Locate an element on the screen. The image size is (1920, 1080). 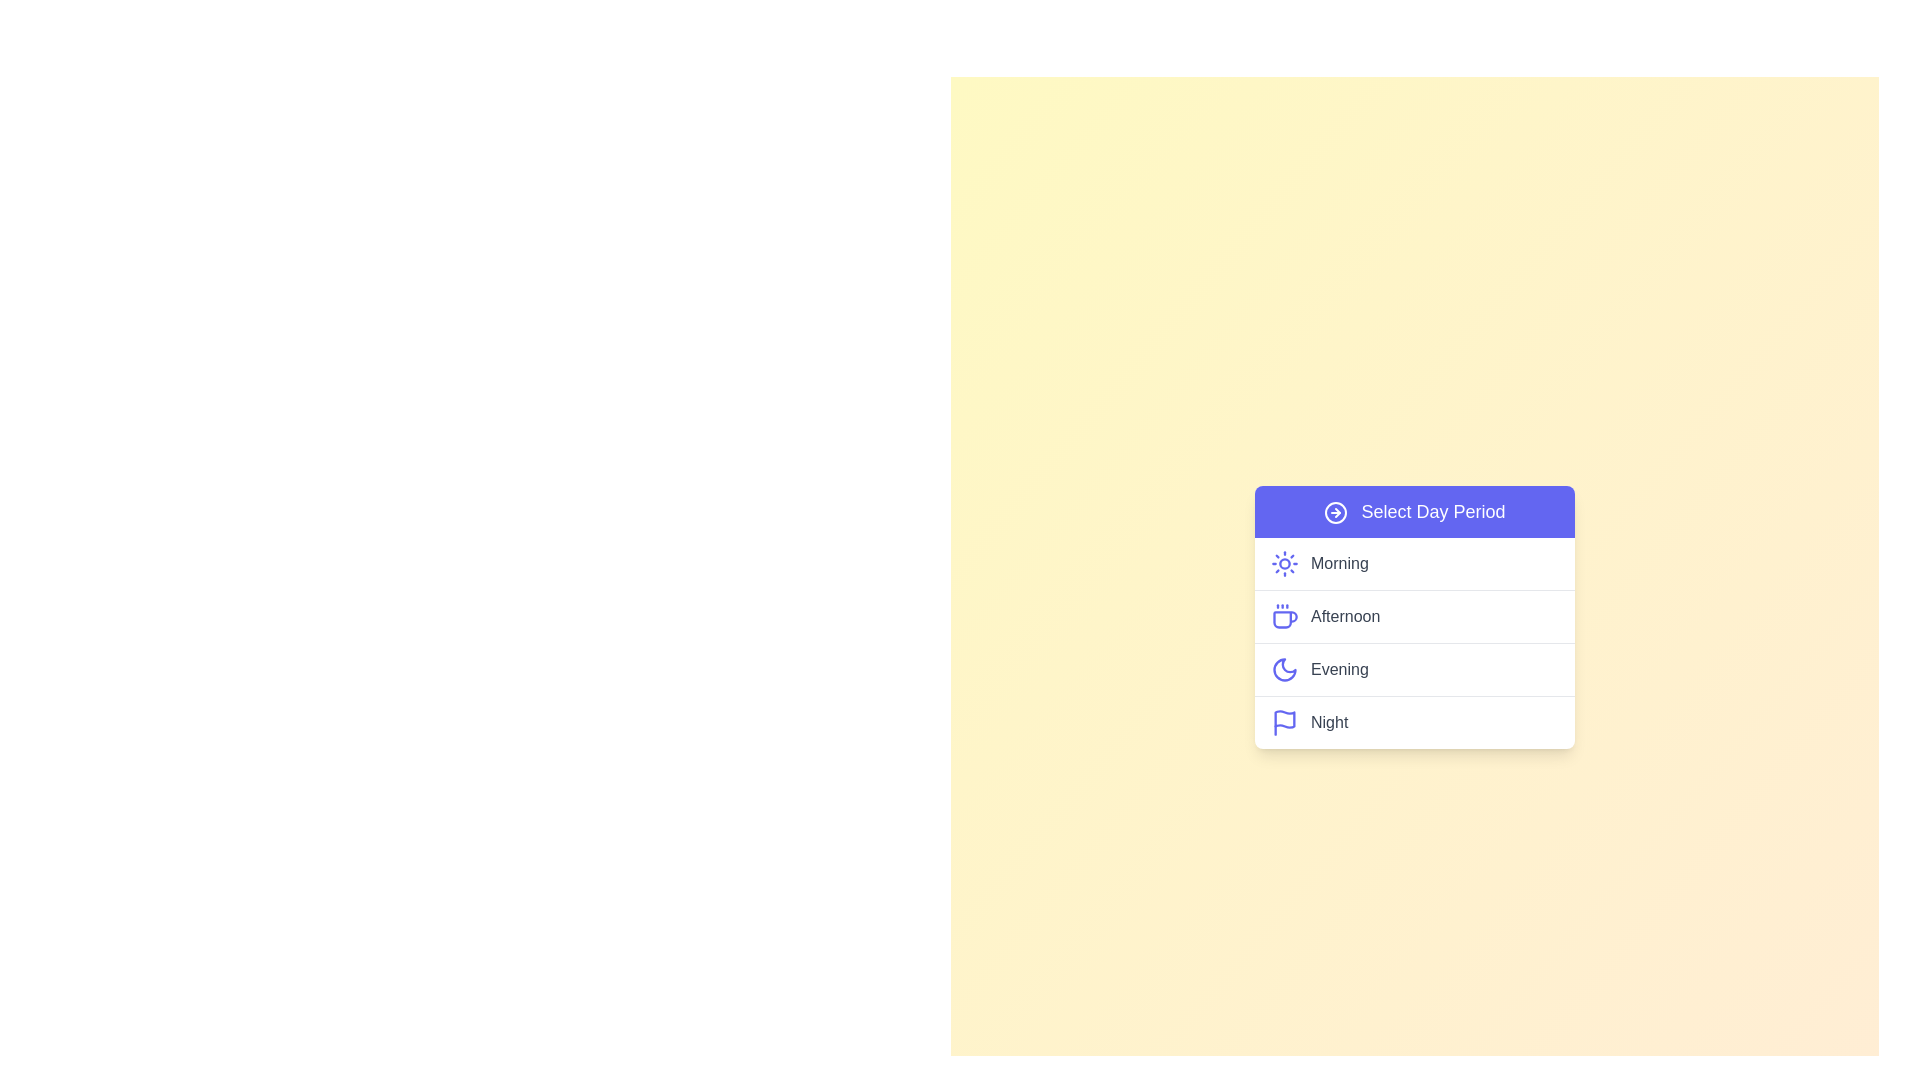
the day period Evening from the menu is located at coordinates (1414, 668).